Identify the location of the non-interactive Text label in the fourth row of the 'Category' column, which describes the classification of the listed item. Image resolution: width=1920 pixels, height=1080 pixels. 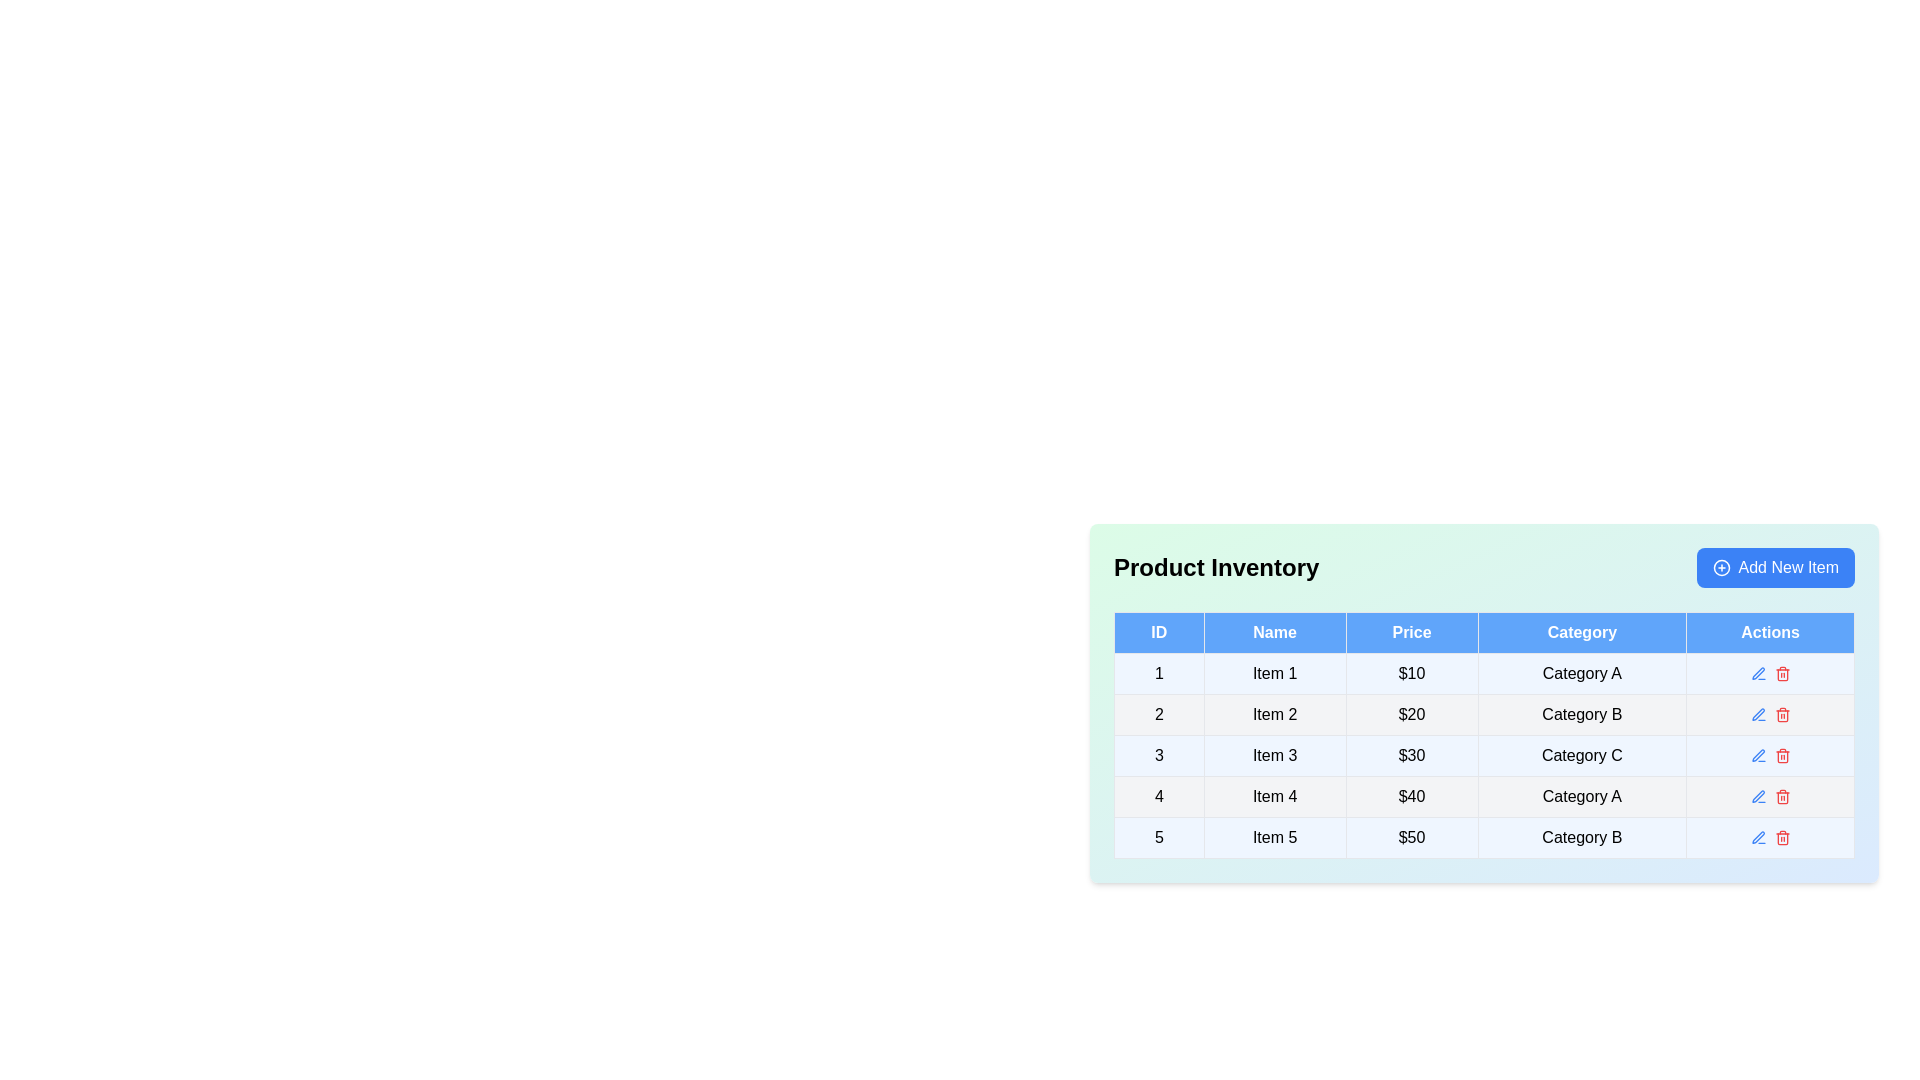
(1581, 796).